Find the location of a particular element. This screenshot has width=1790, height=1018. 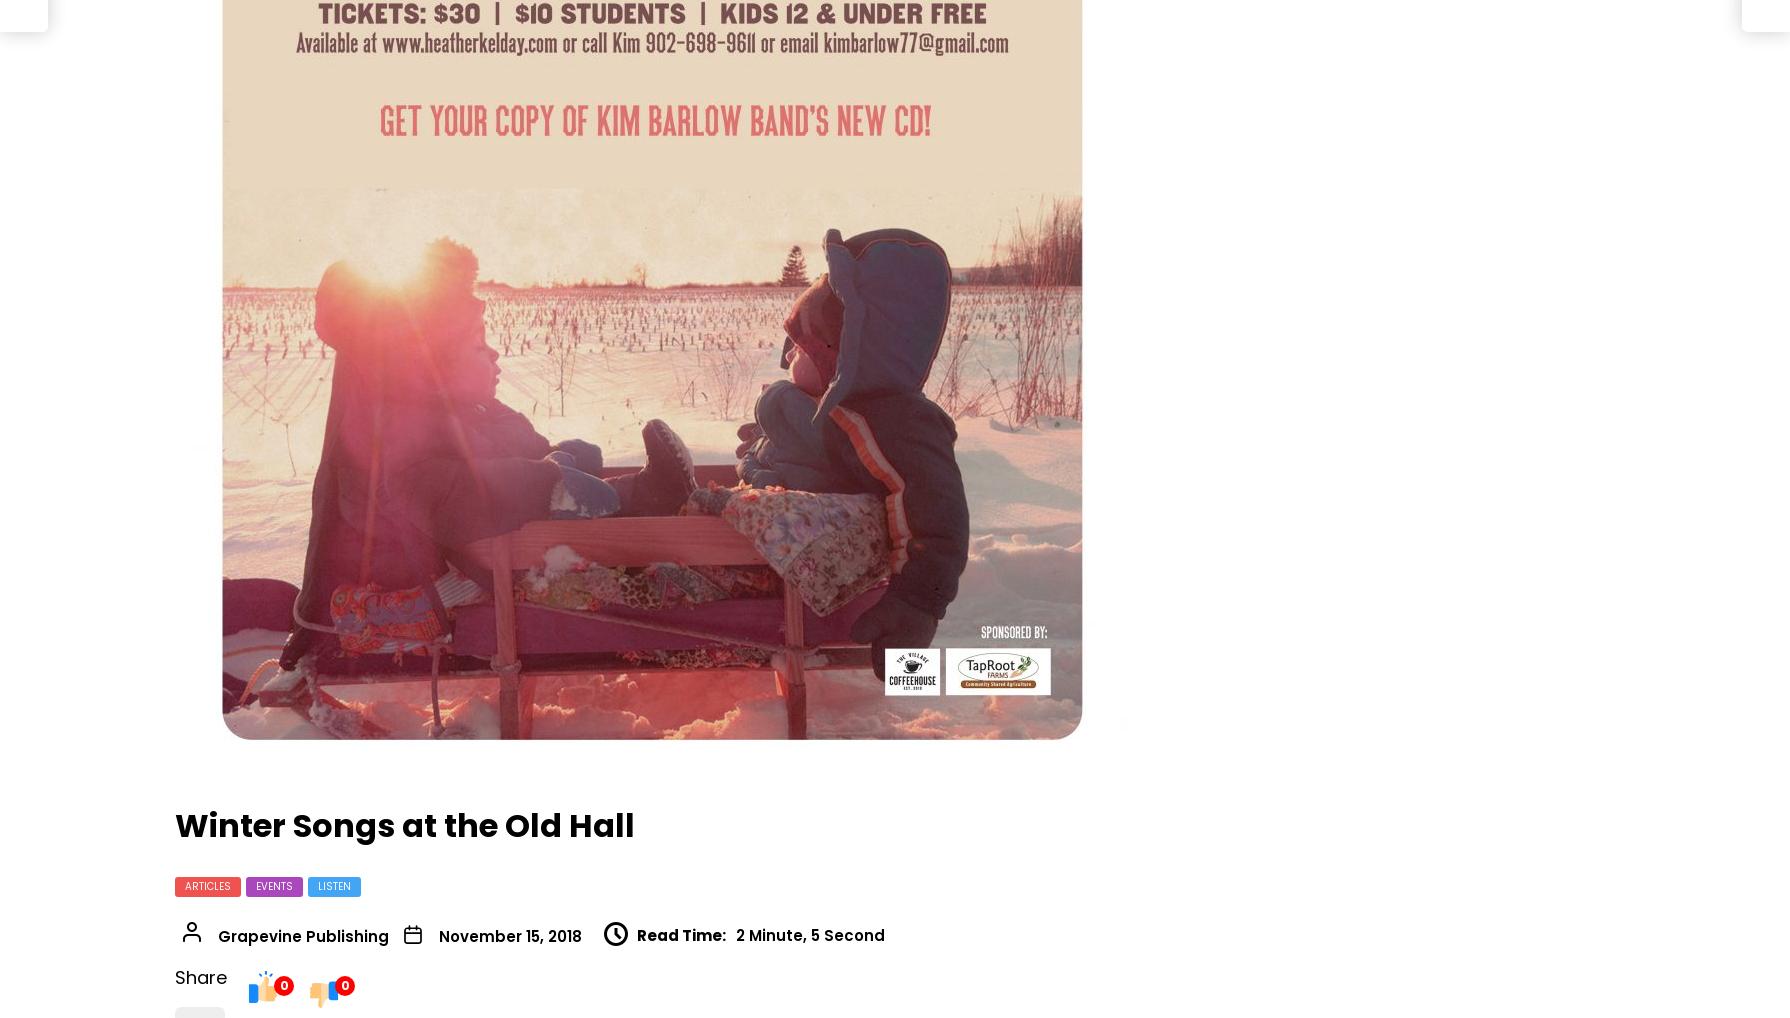

'November 15, 2018' is located at coordinates (438, 934).